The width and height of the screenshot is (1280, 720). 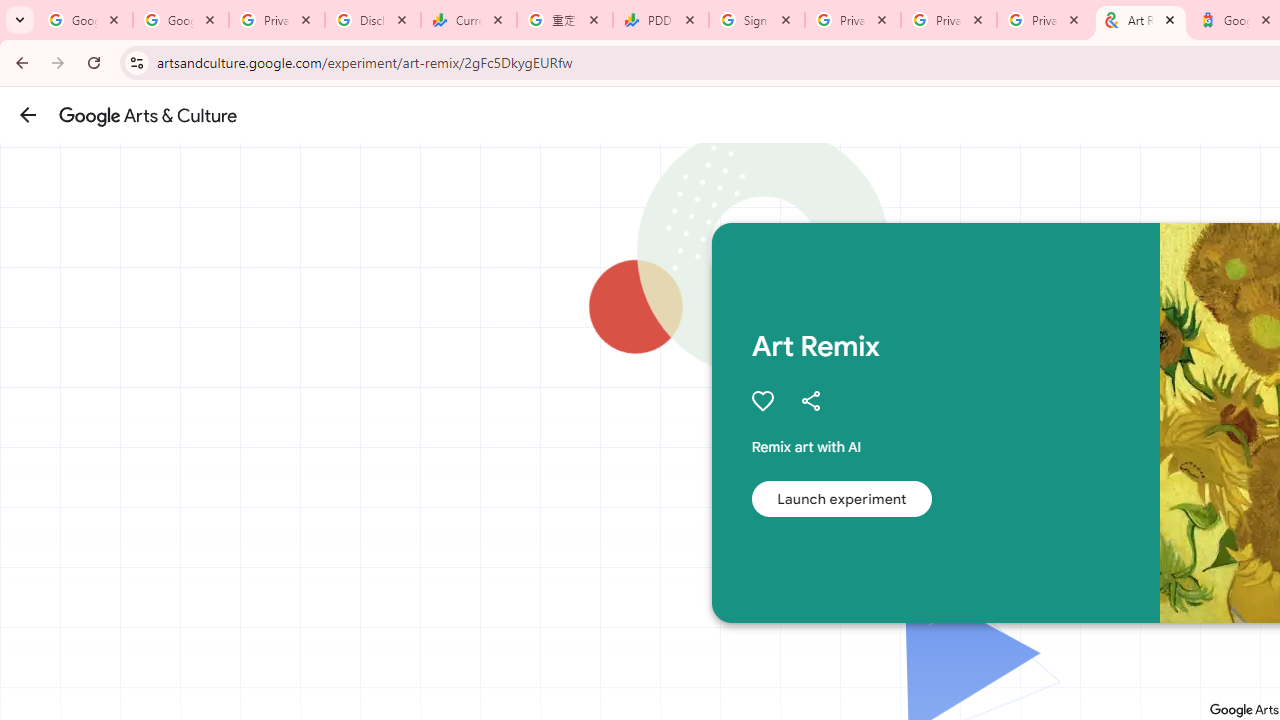 I want to click on 'Authenticate to favorite this asset.', so click(x=761, y=401).